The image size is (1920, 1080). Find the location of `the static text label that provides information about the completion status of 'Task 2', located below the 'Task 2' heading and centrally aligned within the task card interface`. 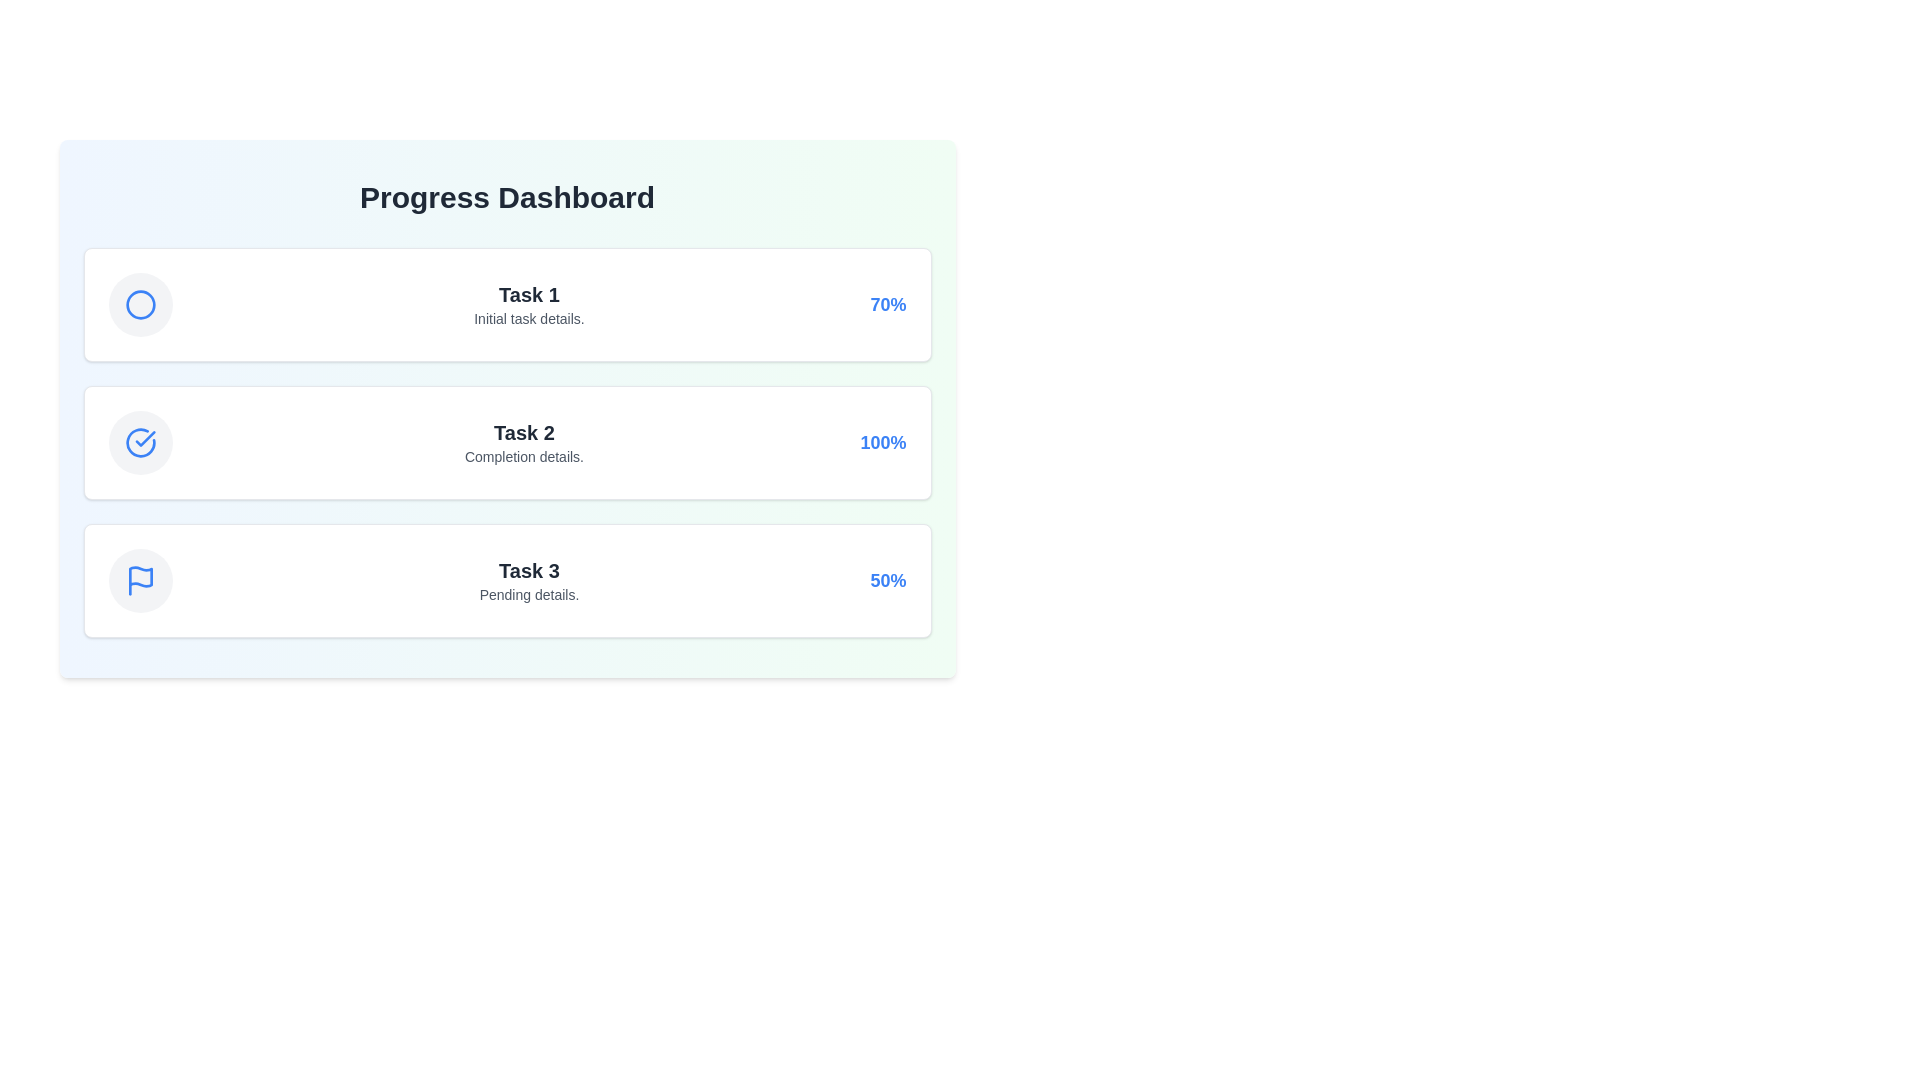

the static text label that provides information about the completion status of 'Task 2', located below the 'Task 2' heading and centrally aligned within the task card interface is located at coordinates (524, 456).